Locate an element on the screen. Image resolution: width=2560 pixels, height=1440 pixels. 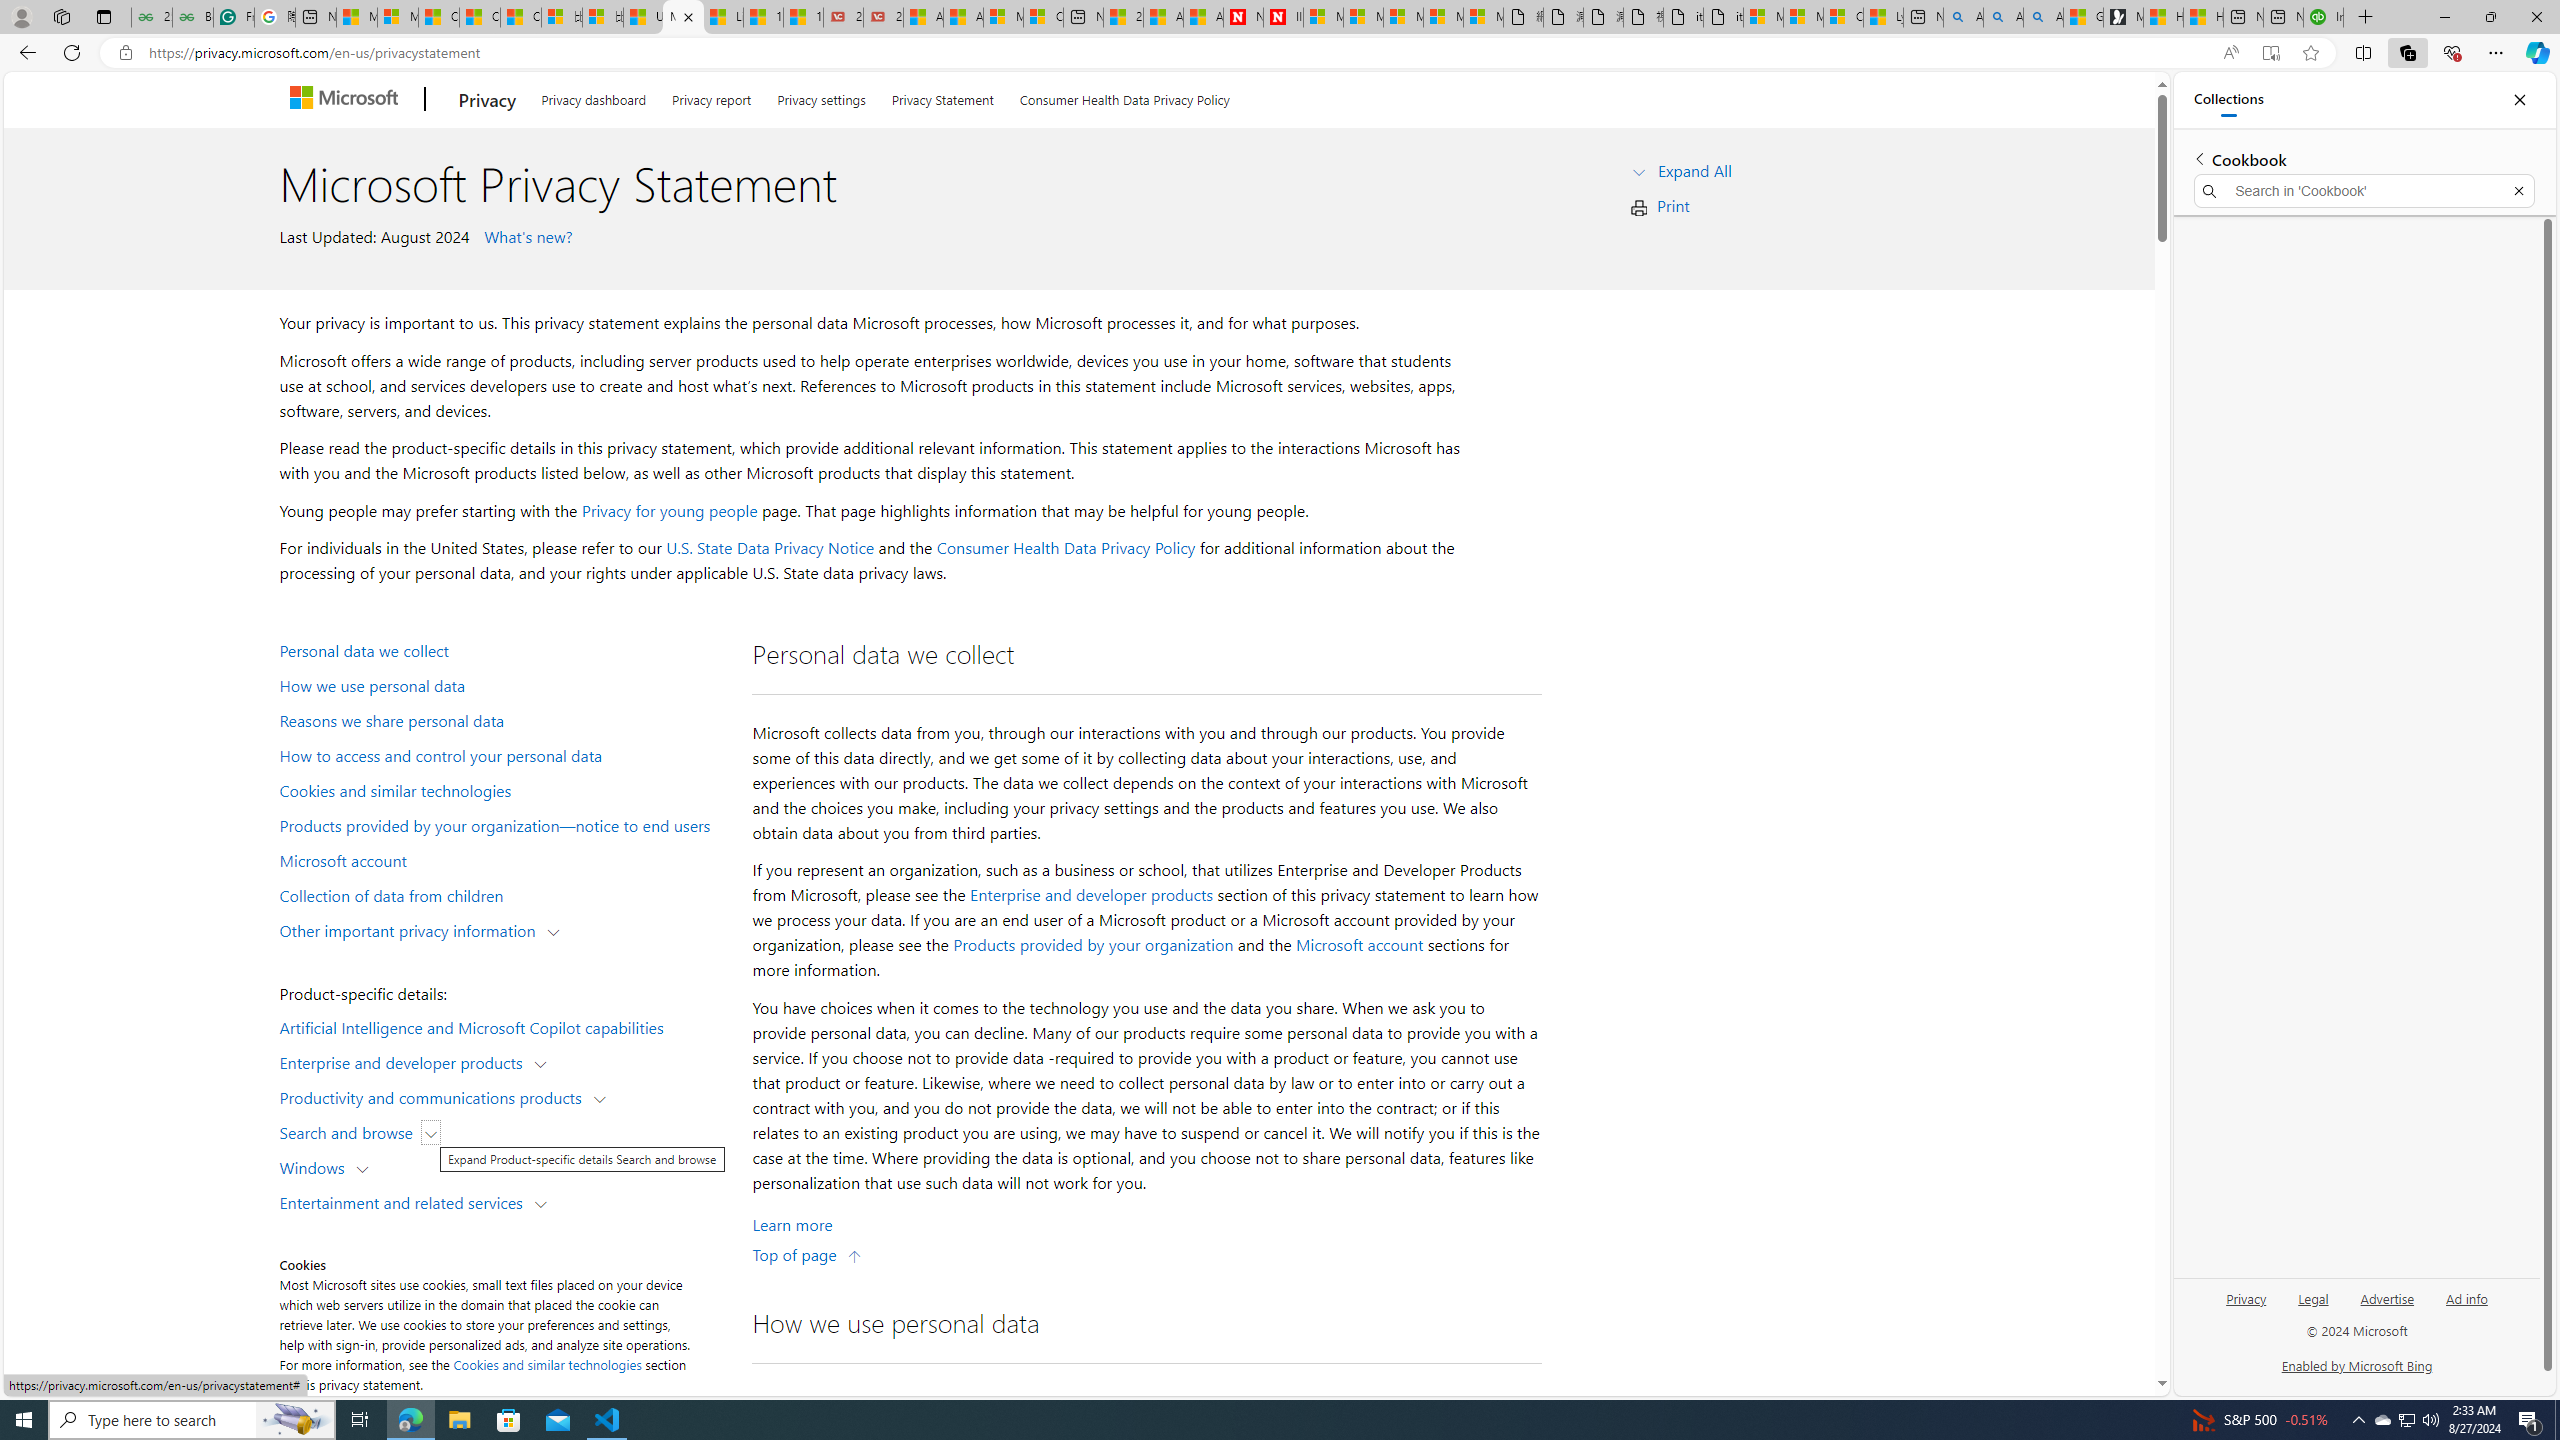
'itconcepthk.com/projector_solutions.mp4' is located at coordinates (1721, 16).